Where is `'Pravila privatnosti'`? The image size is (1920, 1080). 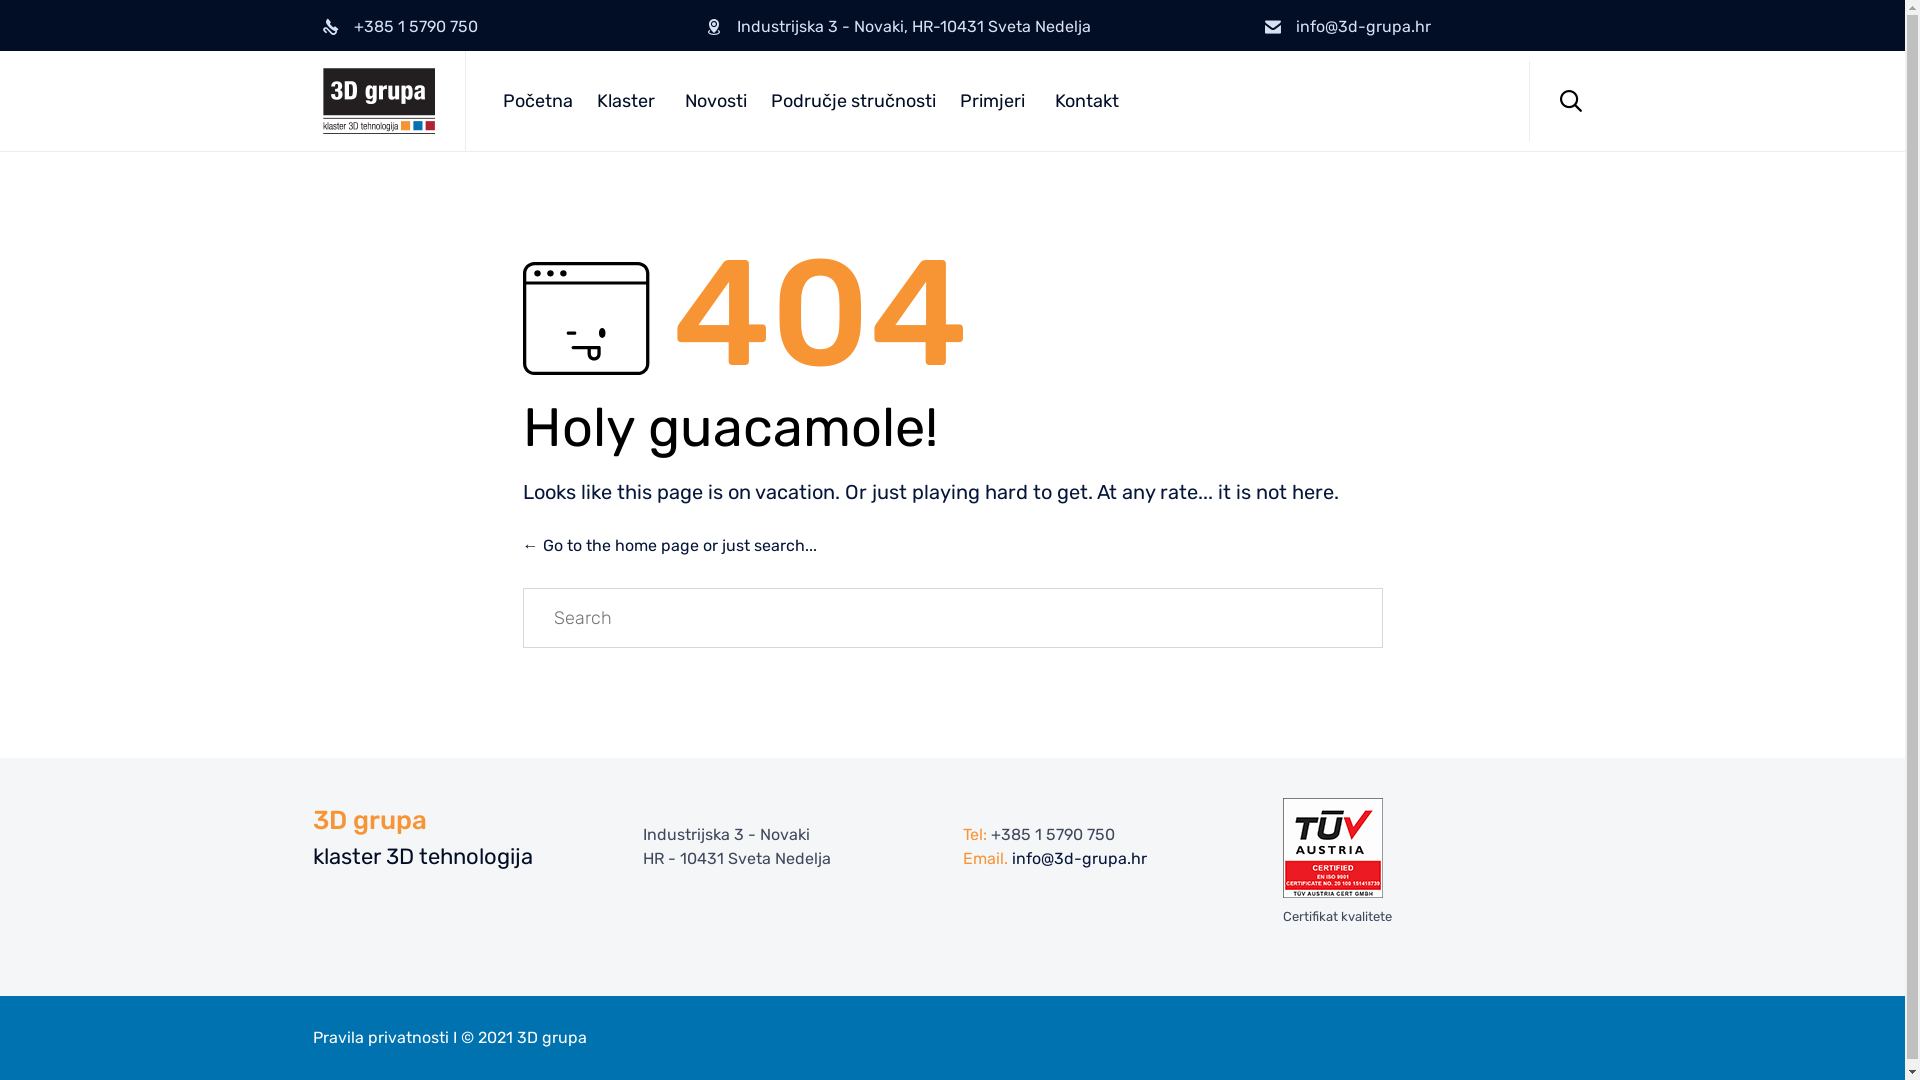 'Pravila privatnosti' is located at coordinates (379, 1036).